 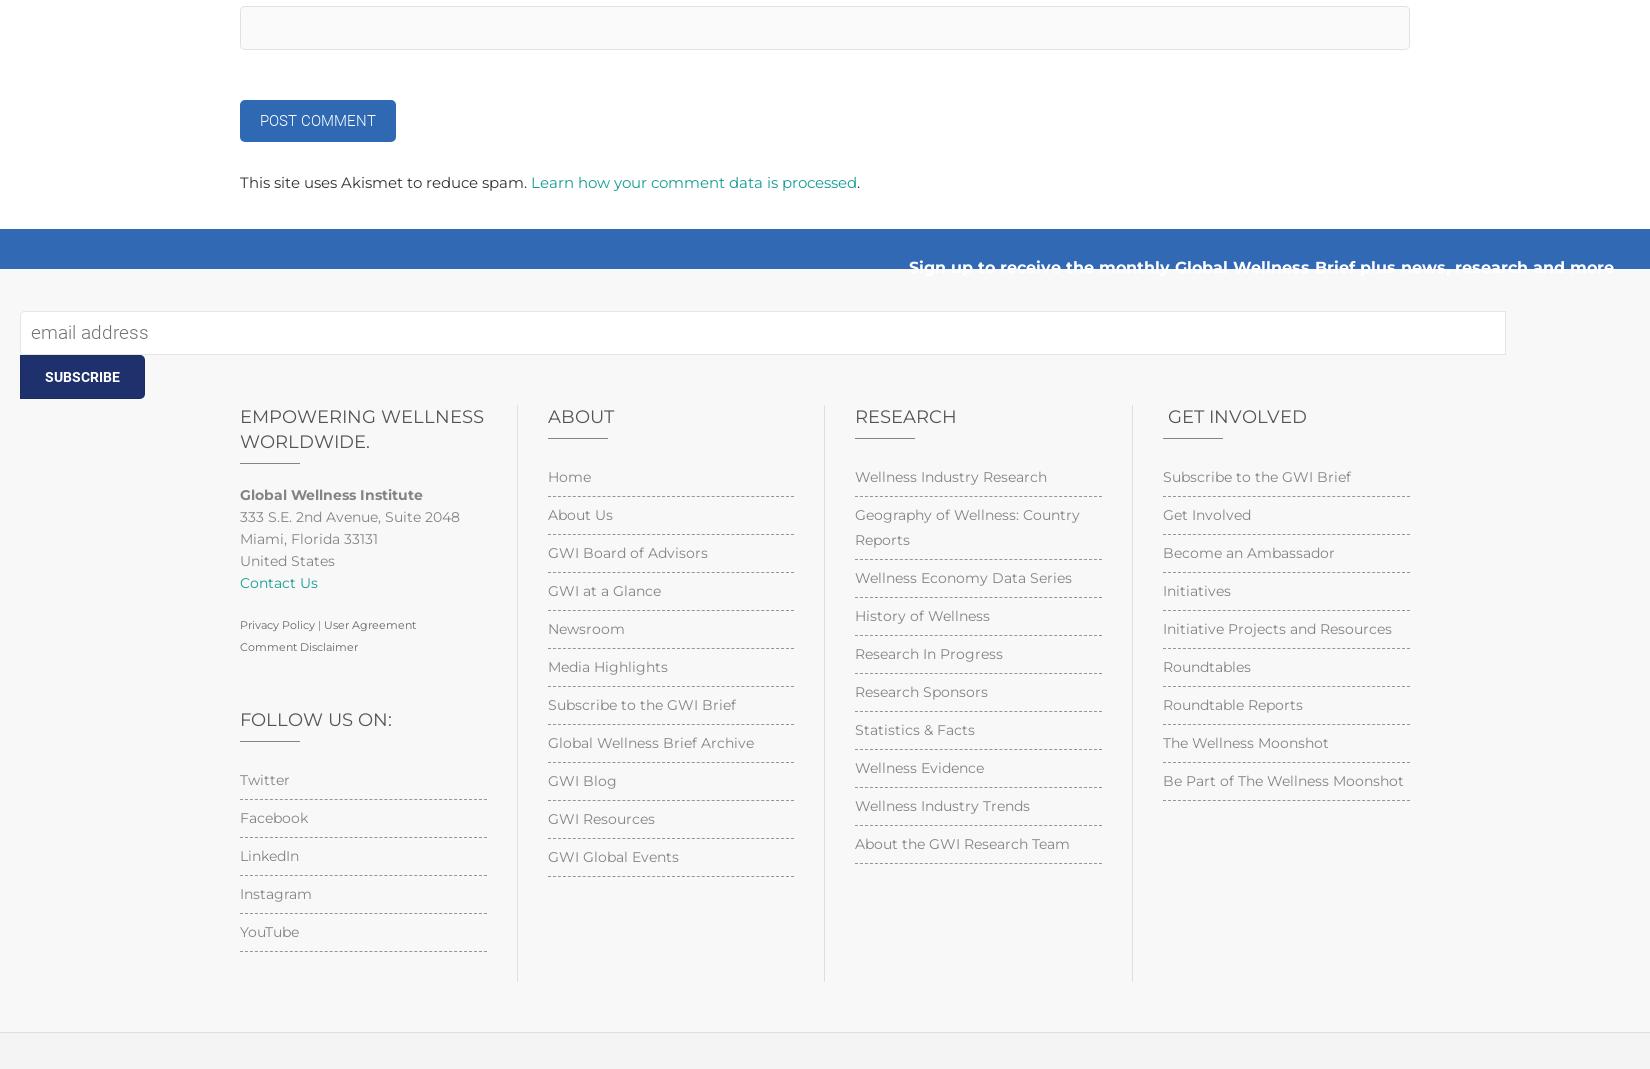 What do you see at coordinates (578, 417) in the screenshot?
I see `'About'` at bounding box center [578, 417].